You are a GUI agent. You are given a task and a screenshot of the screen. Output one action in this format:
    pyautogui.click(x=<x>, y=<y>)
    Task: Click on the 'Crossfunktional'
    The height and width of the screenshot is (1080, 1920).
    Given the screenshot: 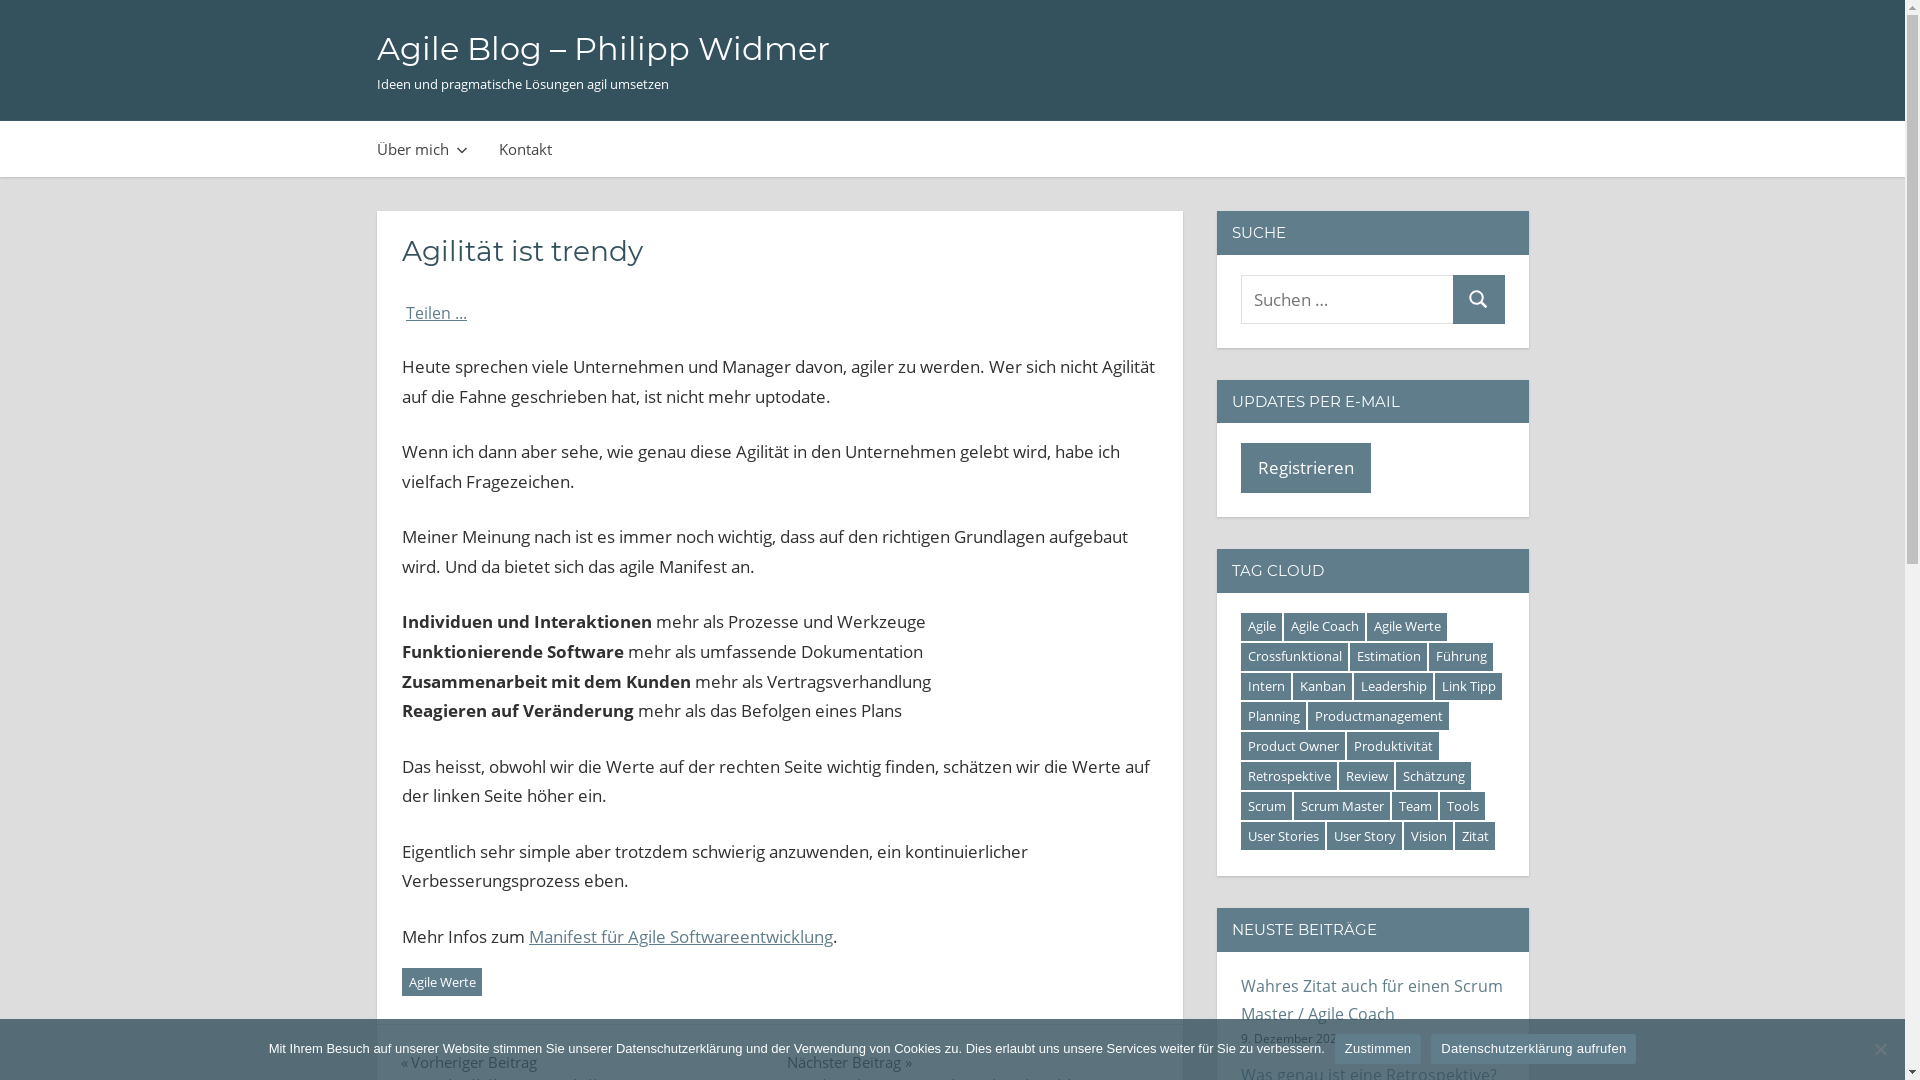 What is the action you would take?
    pyautogui.click(x=1294, y=656)
    